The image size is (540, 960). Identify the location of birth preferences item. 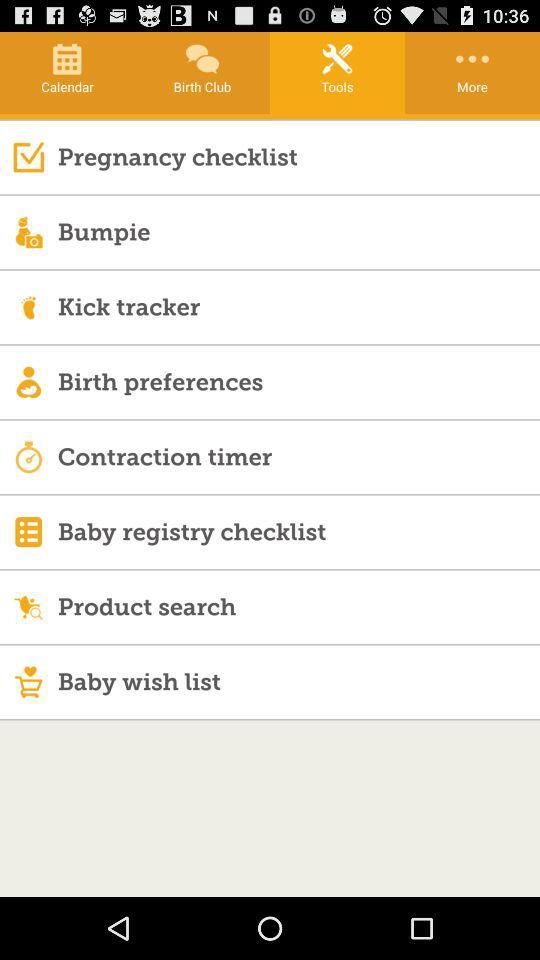
(297, 380).